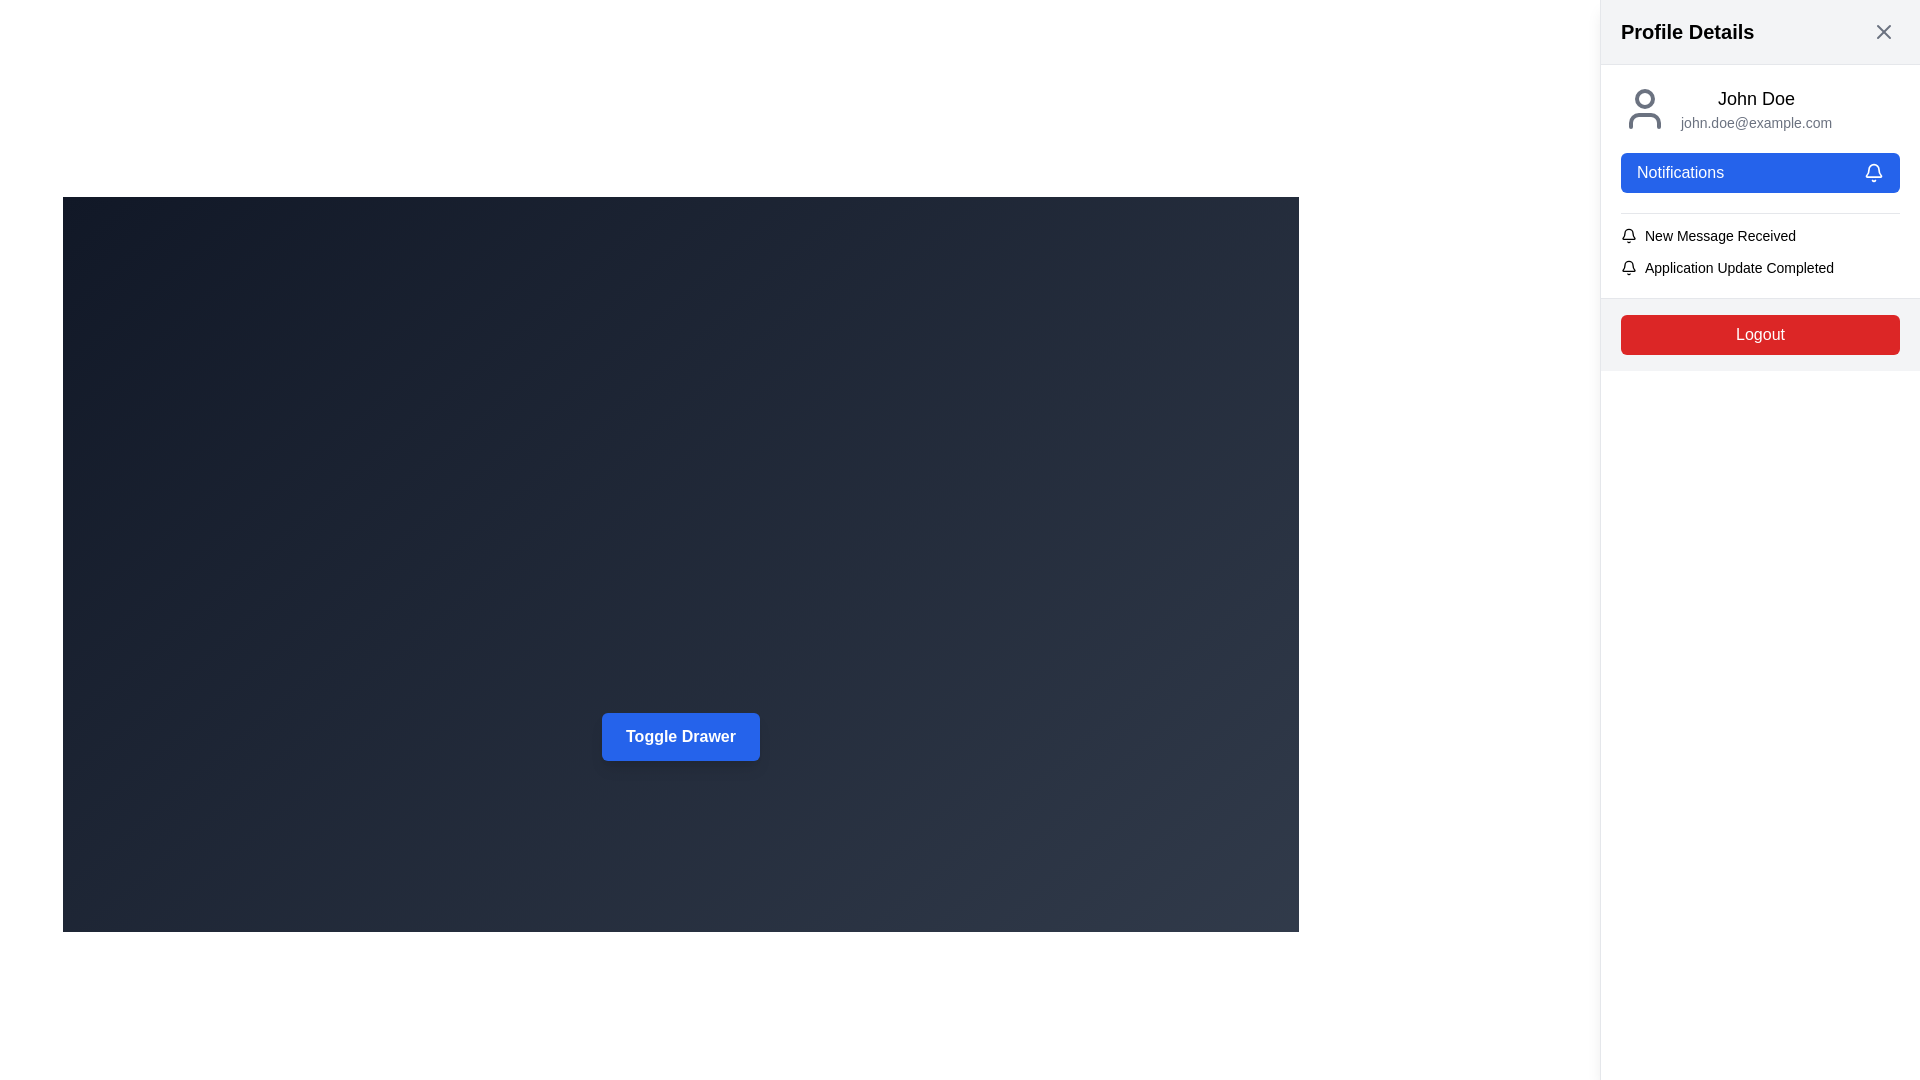 The width and height of the screenshot is (1920, 1080). Describe the element at coordinates (1760, 334) in the screenshot. I see `the distinct red 'Logout' button with white text located at the bottom of the right-side profile panel` at that location.